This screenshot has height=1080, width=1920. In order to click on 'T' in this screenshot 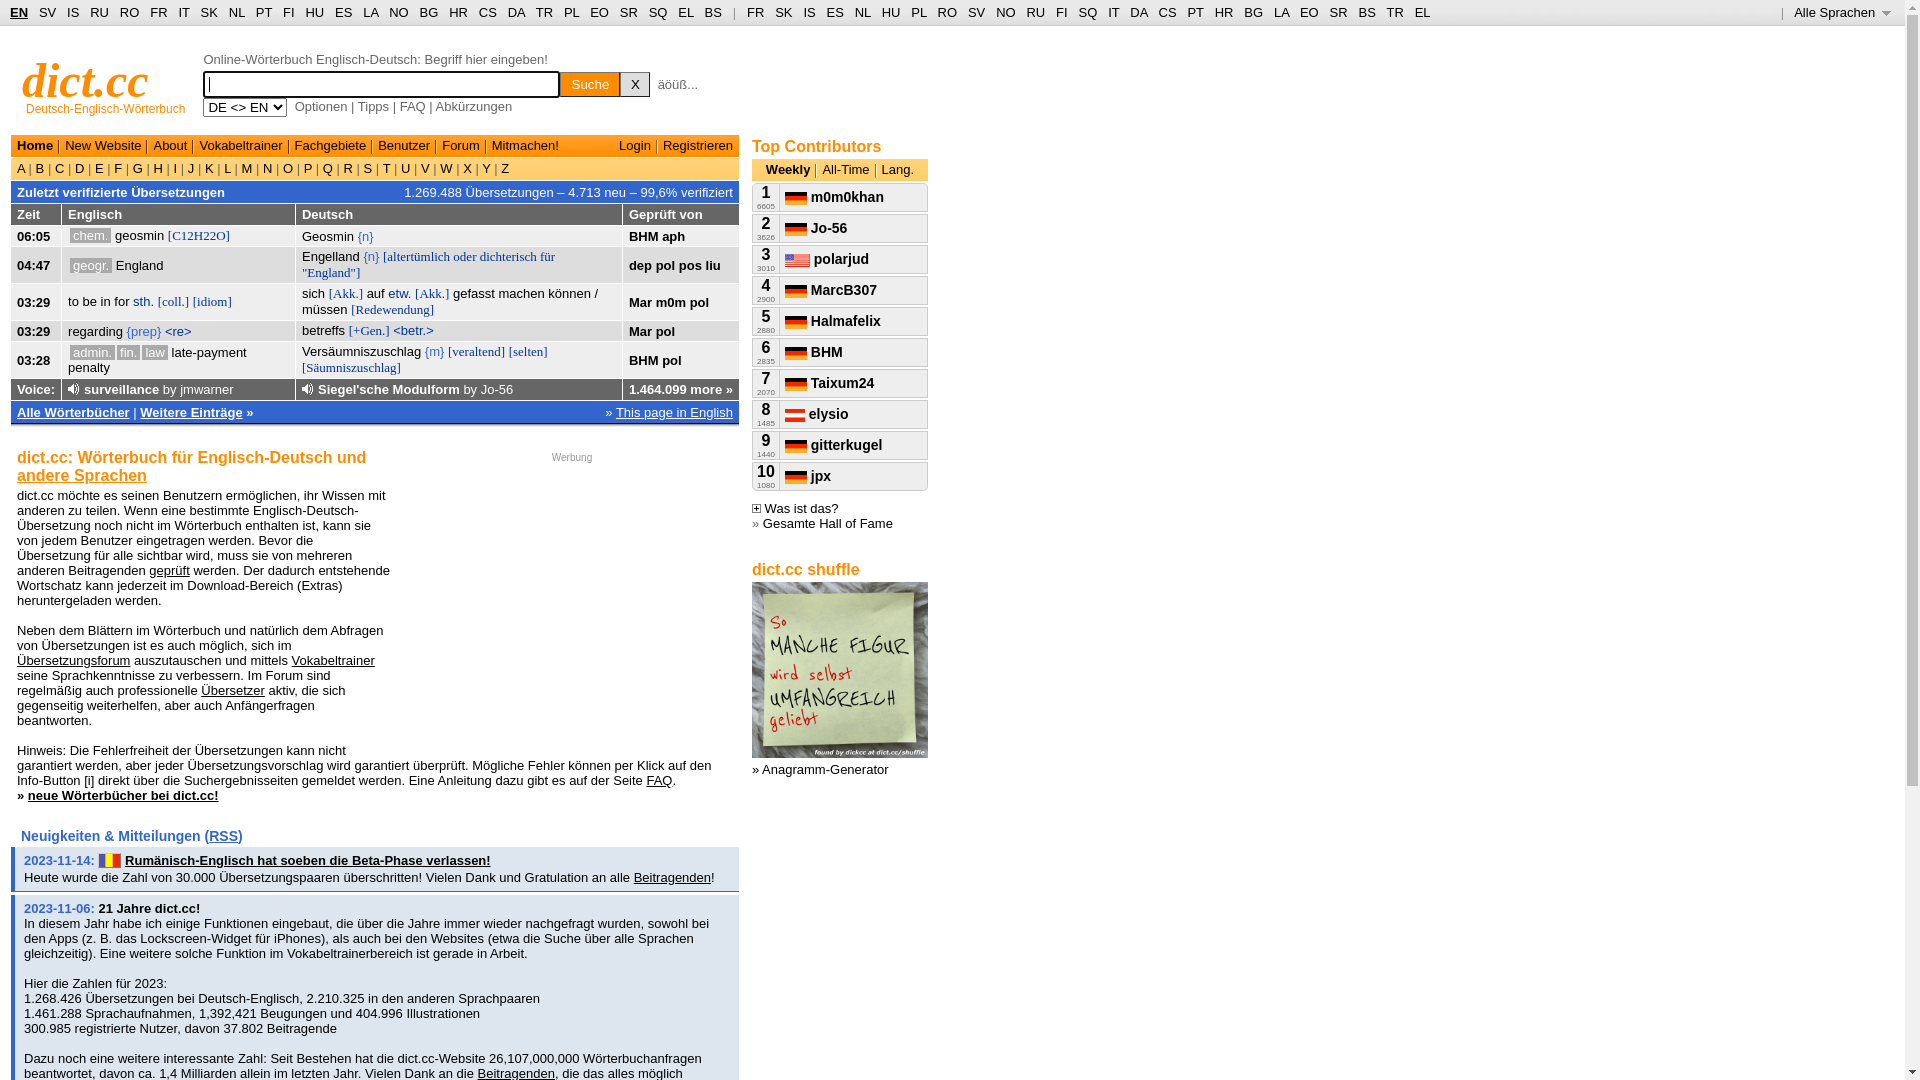, I will do `click(386, 167)`.